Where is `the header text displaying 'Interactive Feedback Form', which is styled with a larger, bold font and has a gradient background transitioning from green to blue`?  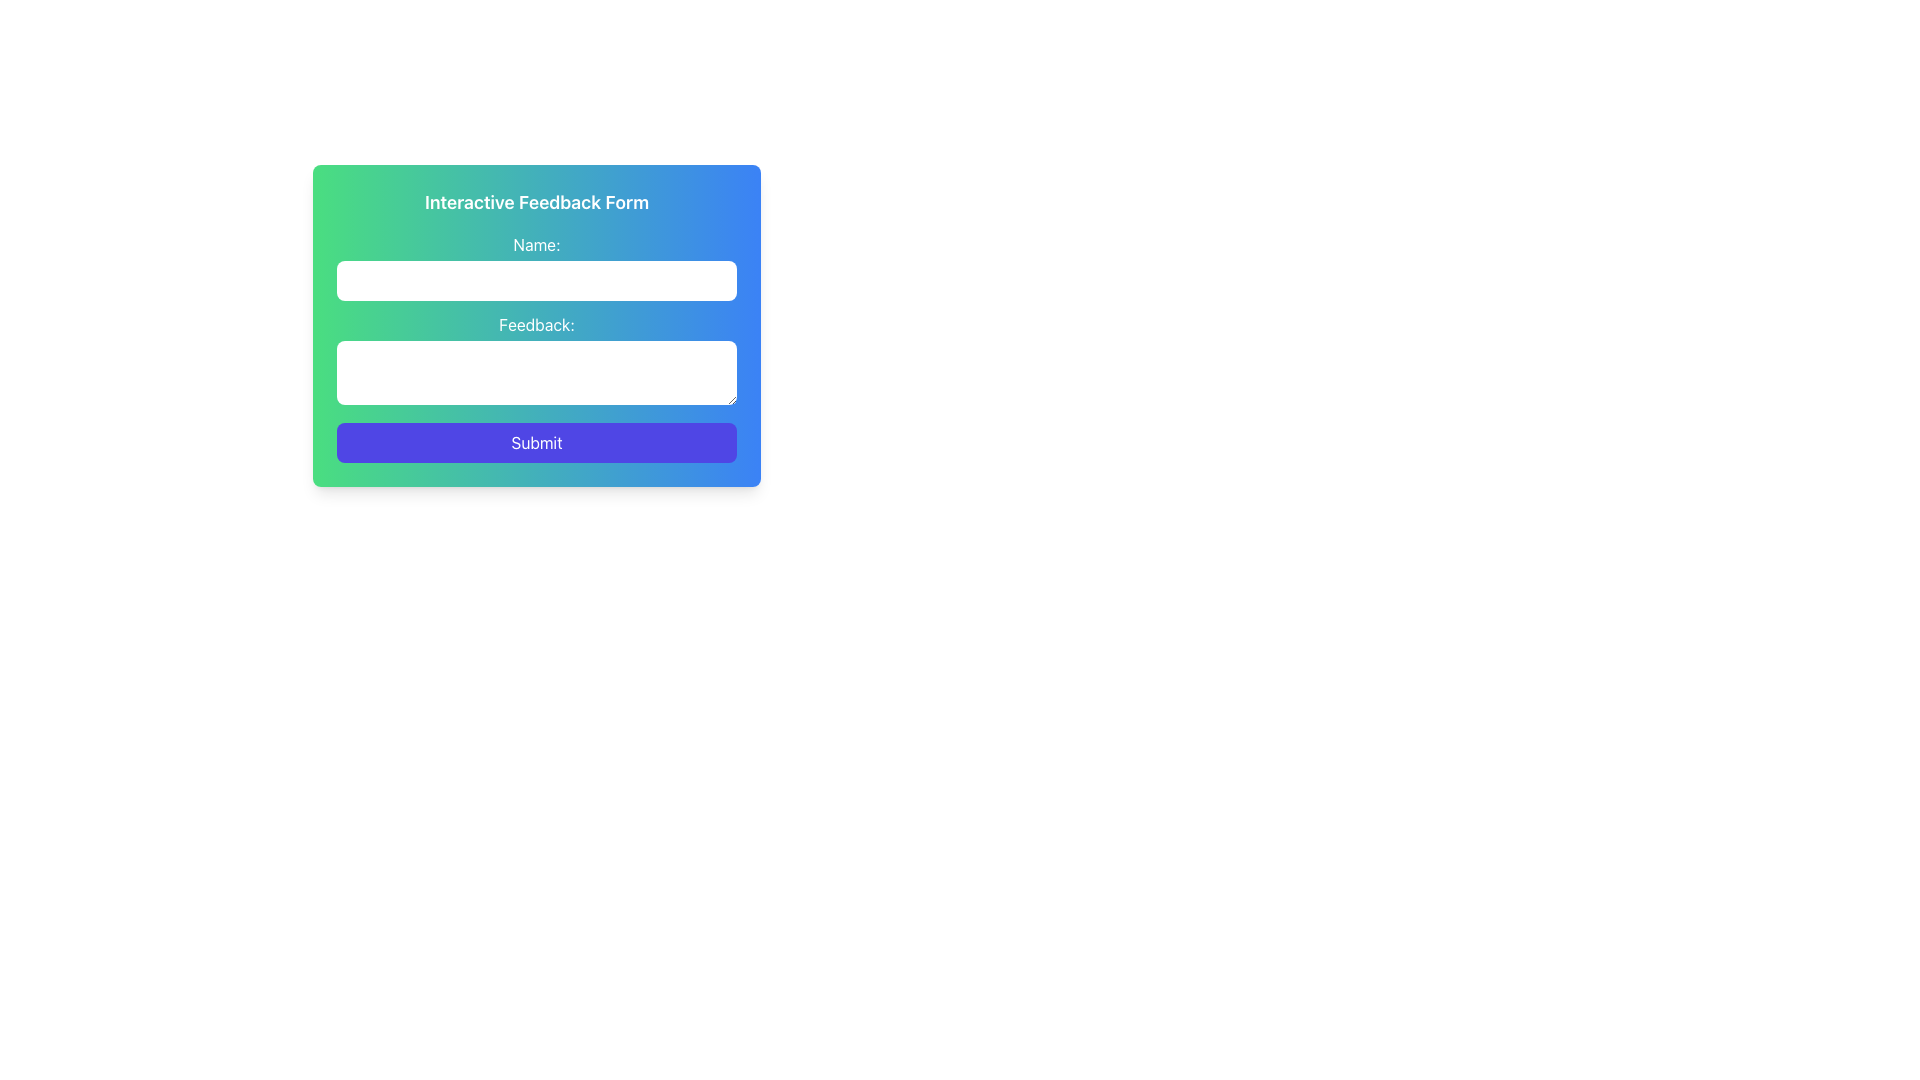 the header text displaying 'Interactive Feedback Form', which is styled with a larger, bold font and has a gradient background transitioning from green to blue is located at coordinates (537, 203).